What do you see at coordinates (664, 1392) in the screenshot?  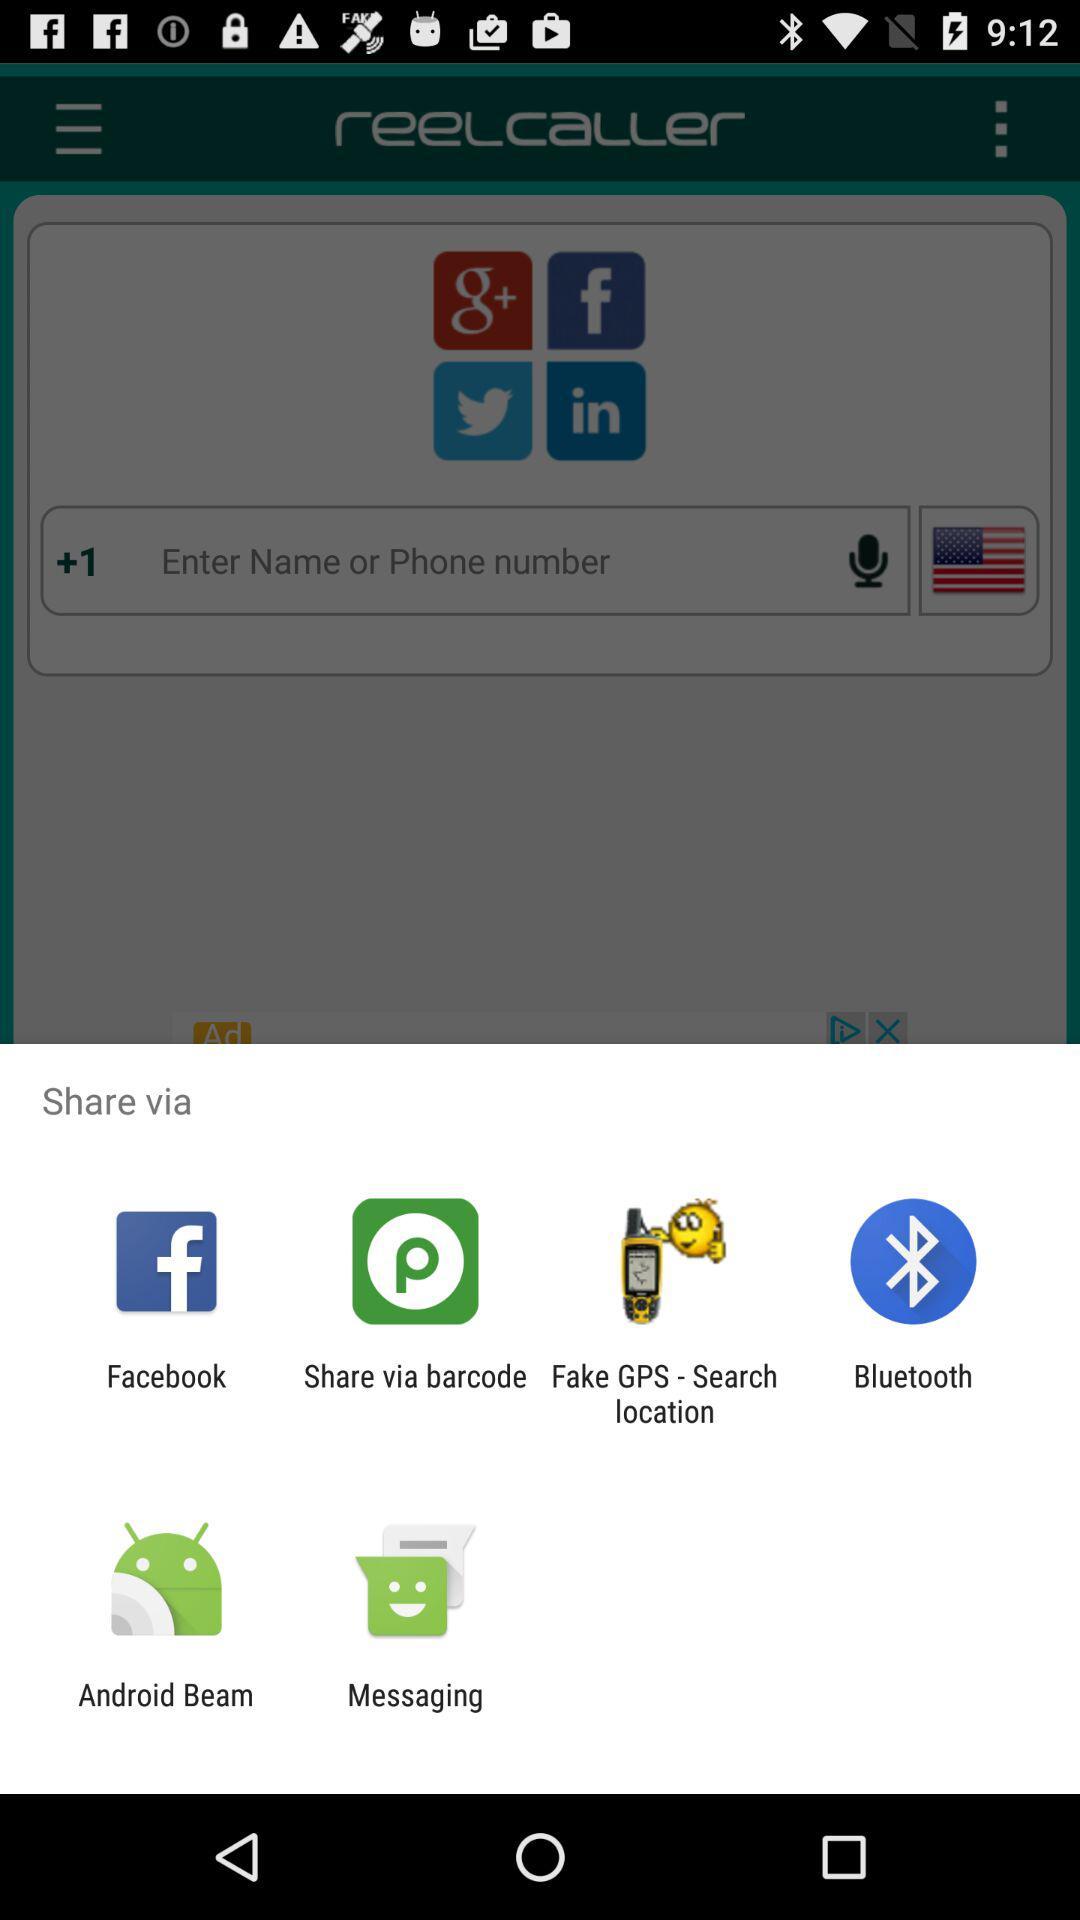 I see `icon next to the share via barcode` at bounding box center [664, 1392].